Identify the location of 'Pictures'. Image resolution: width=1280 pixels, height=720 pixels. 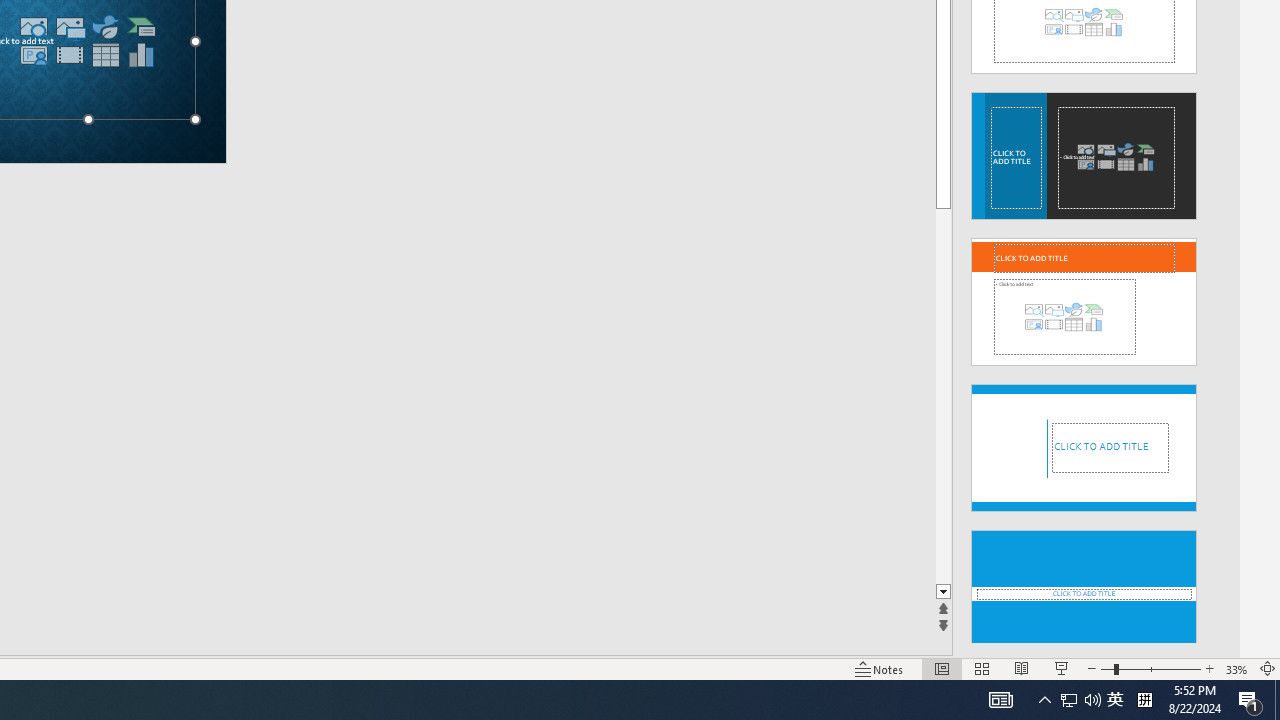
(69, 27).